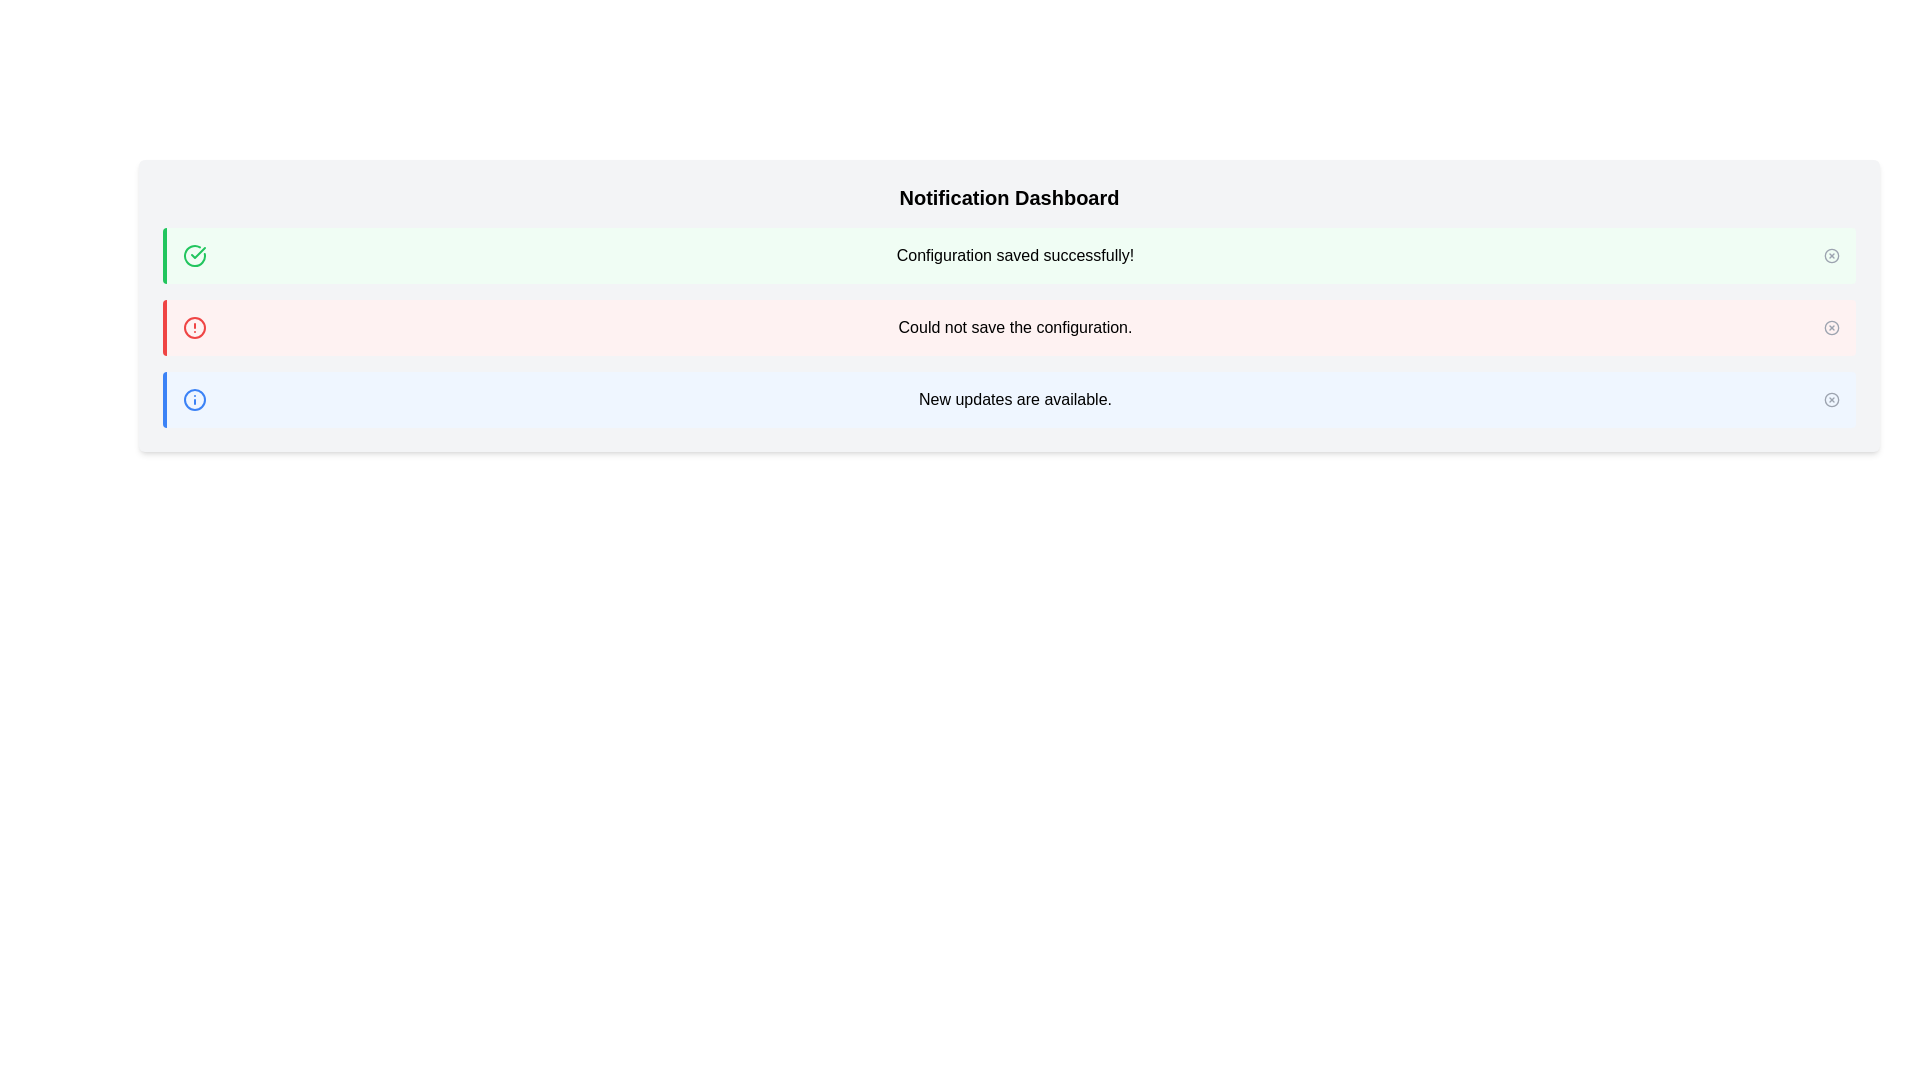 This screenshot has height=1080, width=1920. Describe the element at coordinates (195, 326) in the screenshot. I see `the alert icon located on the left side of the notification bar, next to the alert message 'Could not save the configuration.'` at that location.